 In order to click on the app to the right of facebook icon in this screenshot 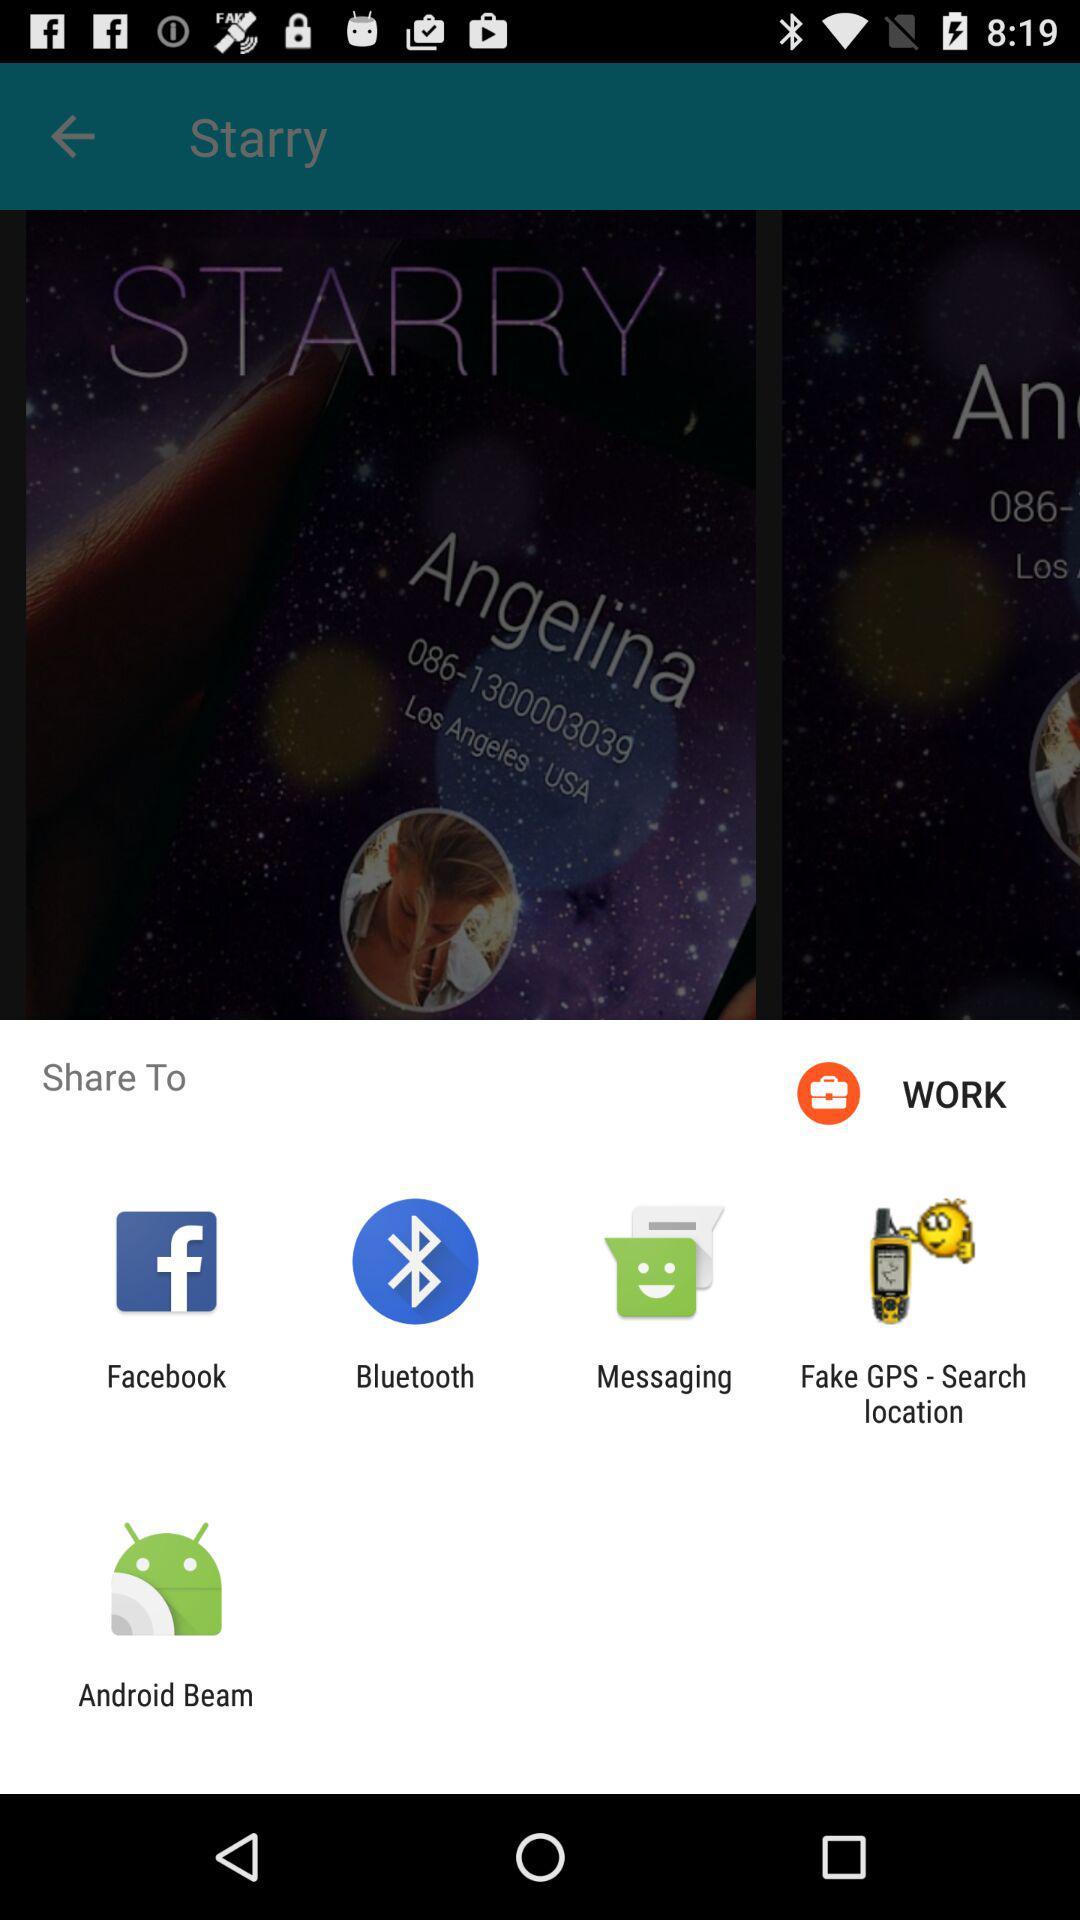, I will do `click(414, 1392)`.